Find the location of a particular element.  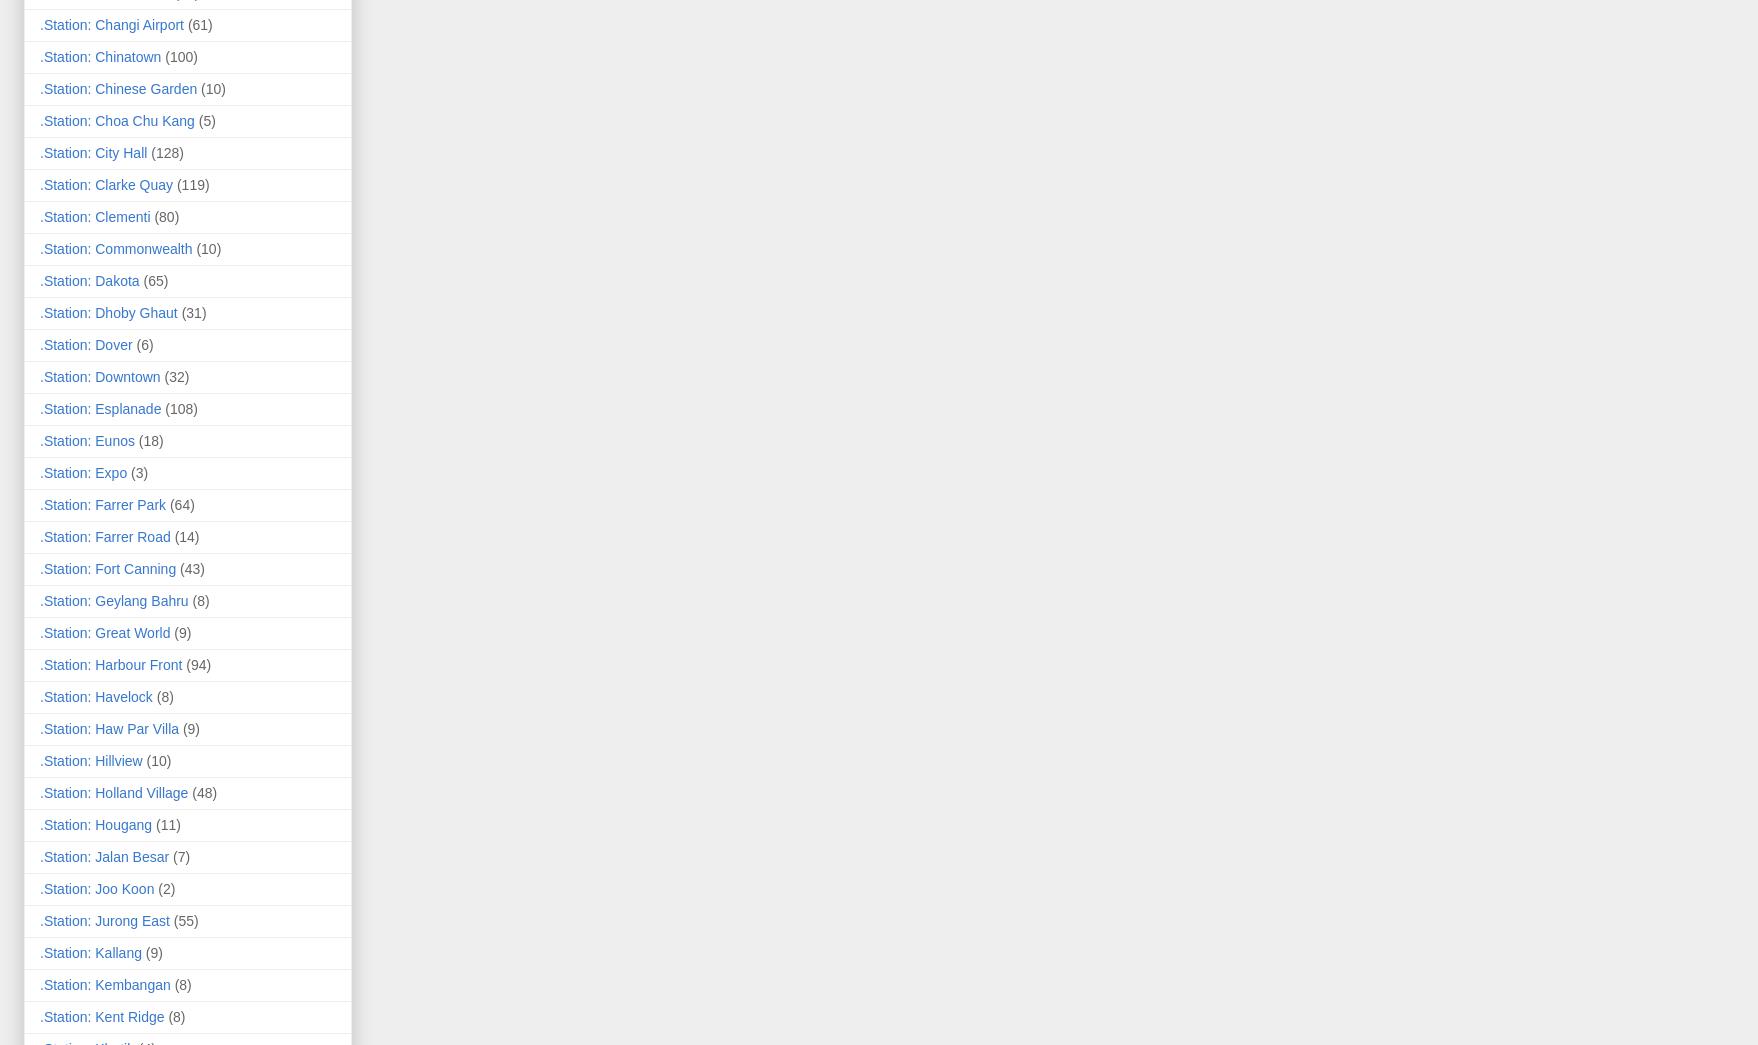

'.Station: Hougang' is located at coordinates (95, 822).